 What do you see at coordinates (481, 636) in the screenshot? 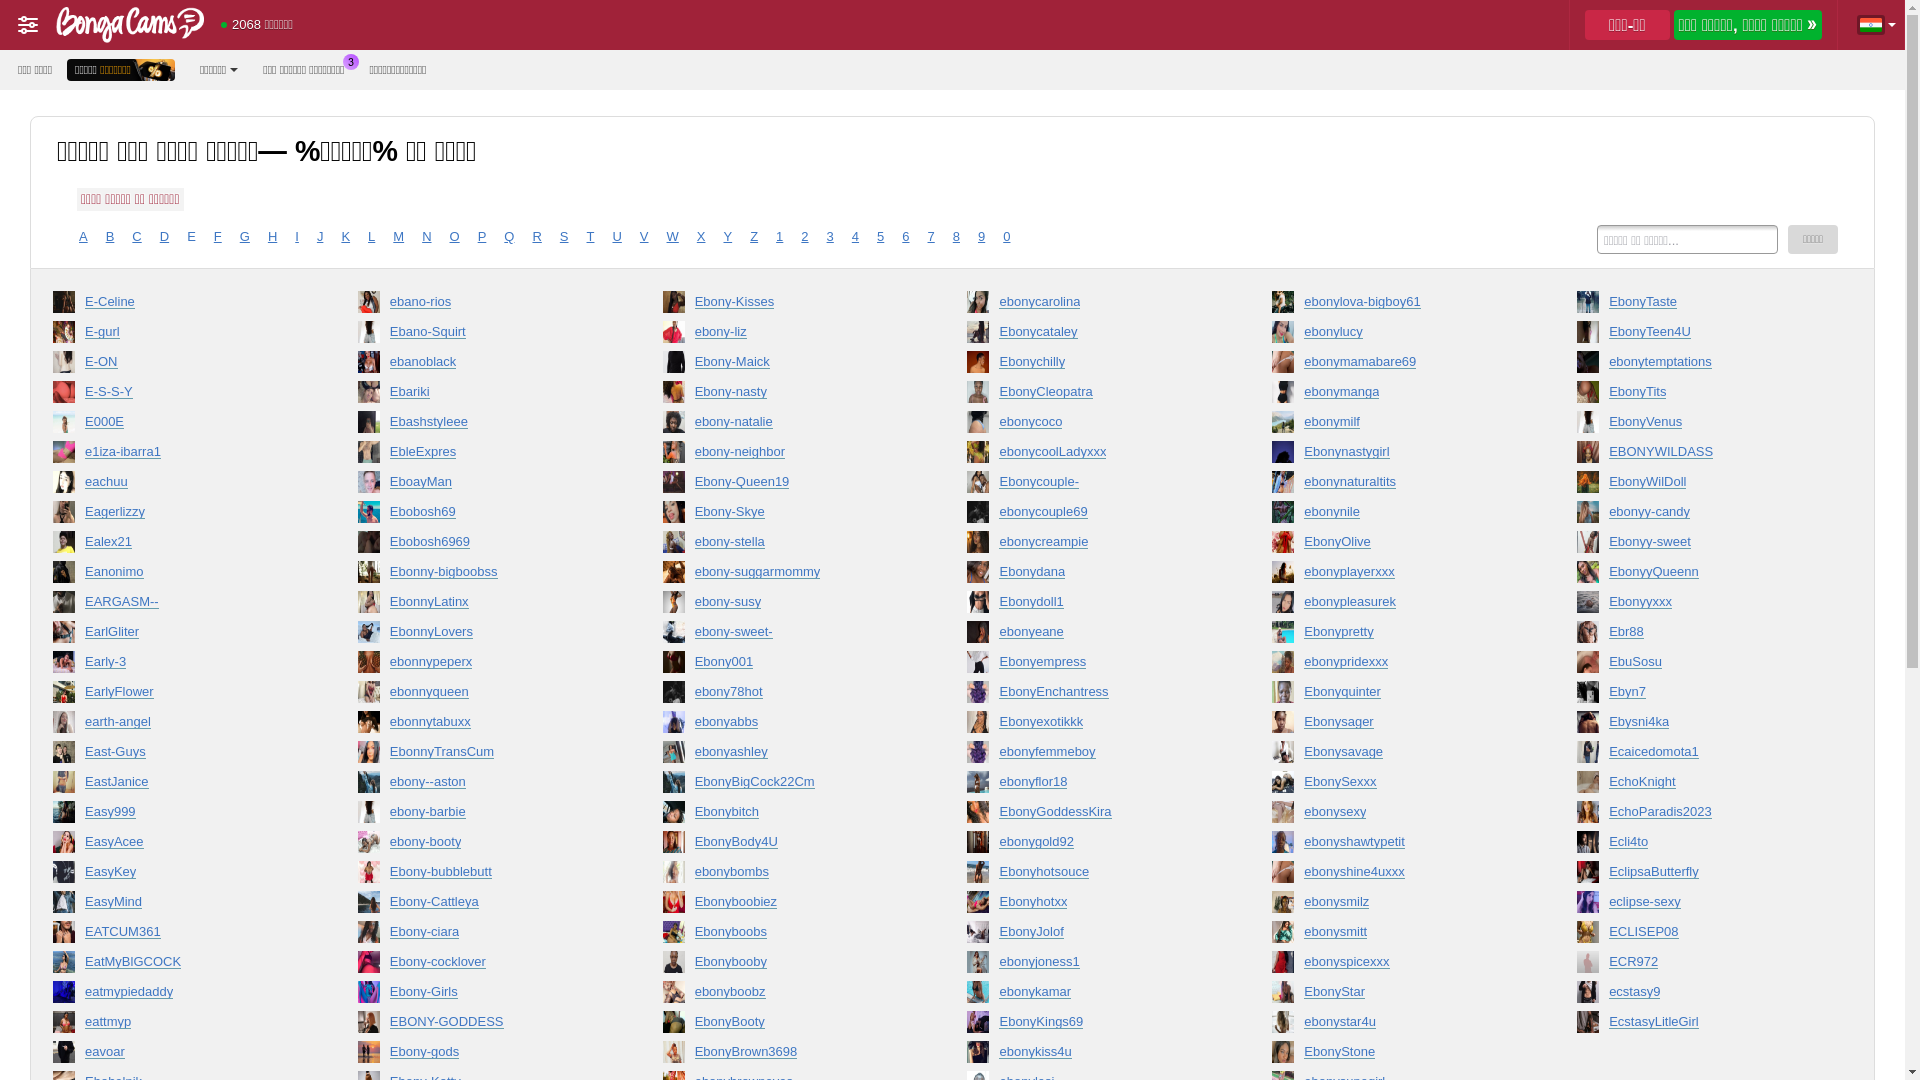
I see `'EbonnyLovers'` at bounding box center [481, 636].